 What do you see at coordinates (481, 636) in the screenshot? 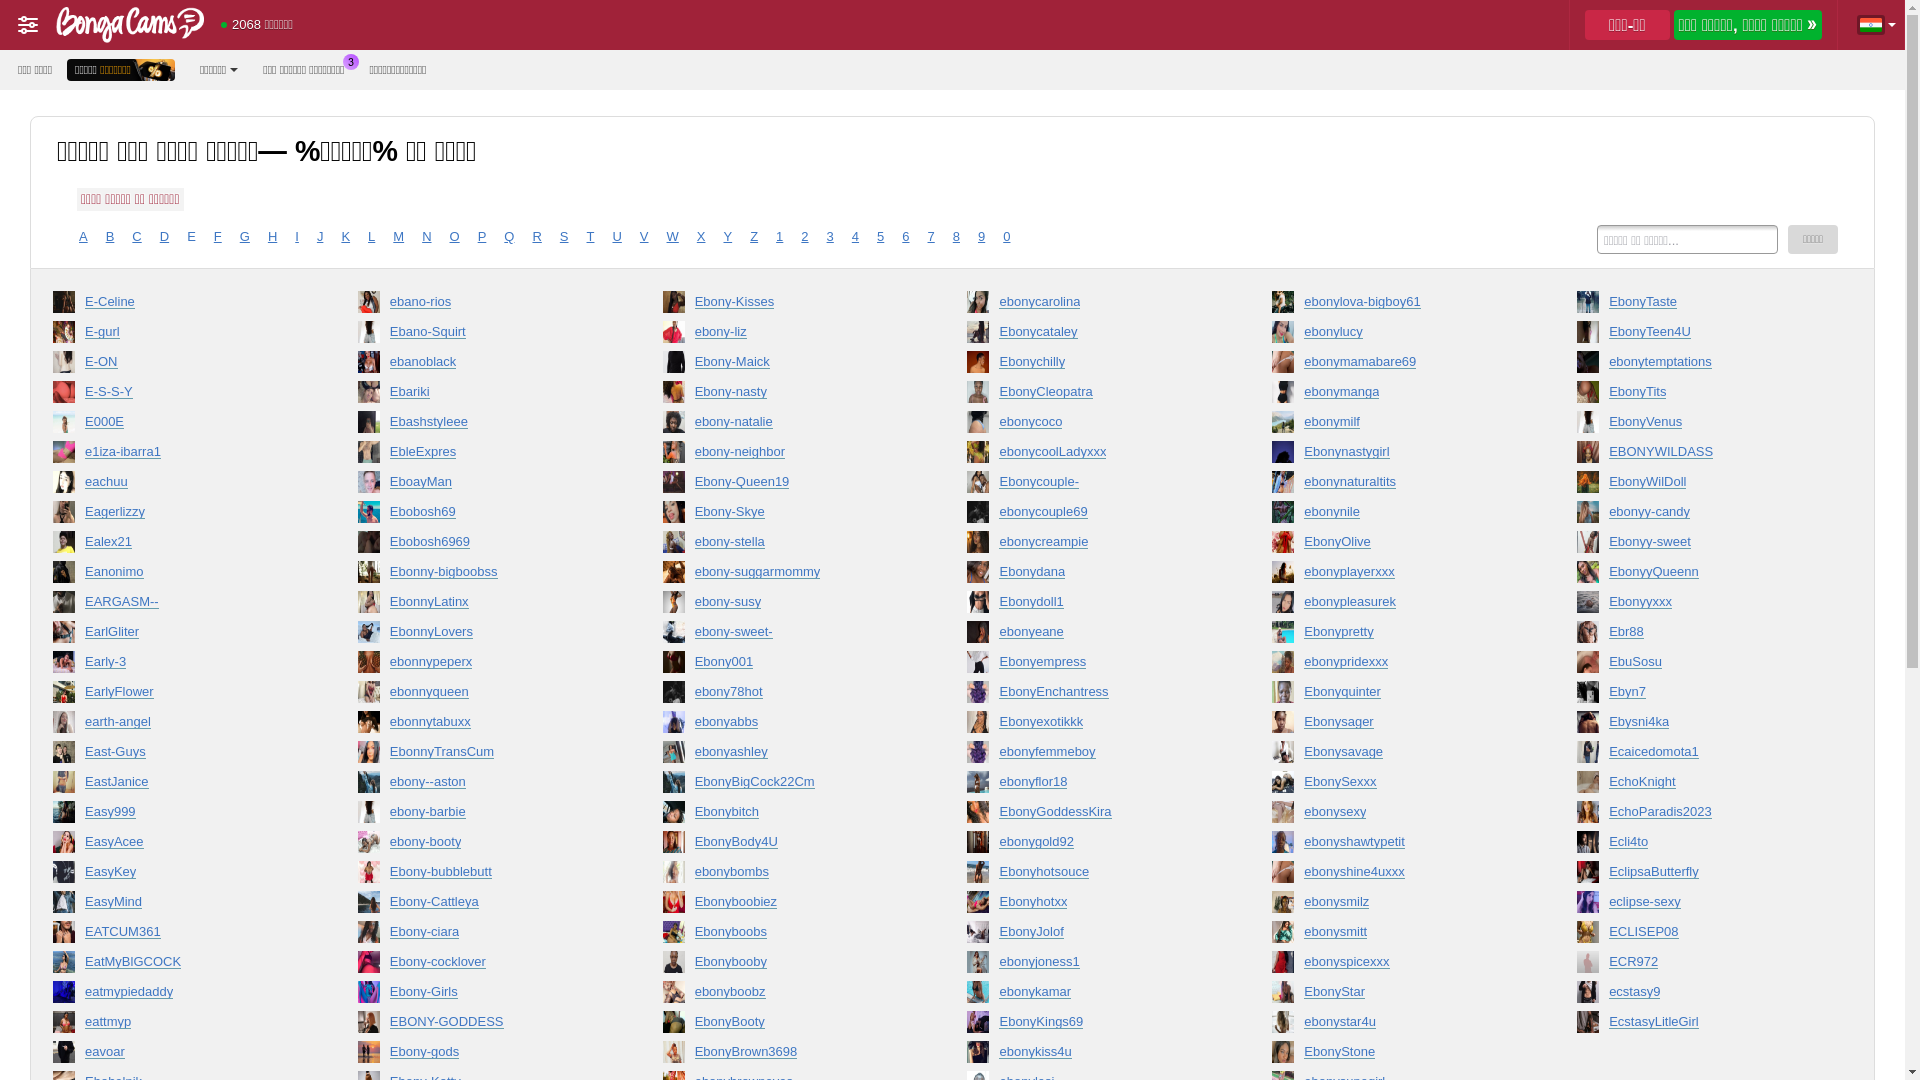
I see `'EbonnyLovers'` at bounding box center [481, 636].